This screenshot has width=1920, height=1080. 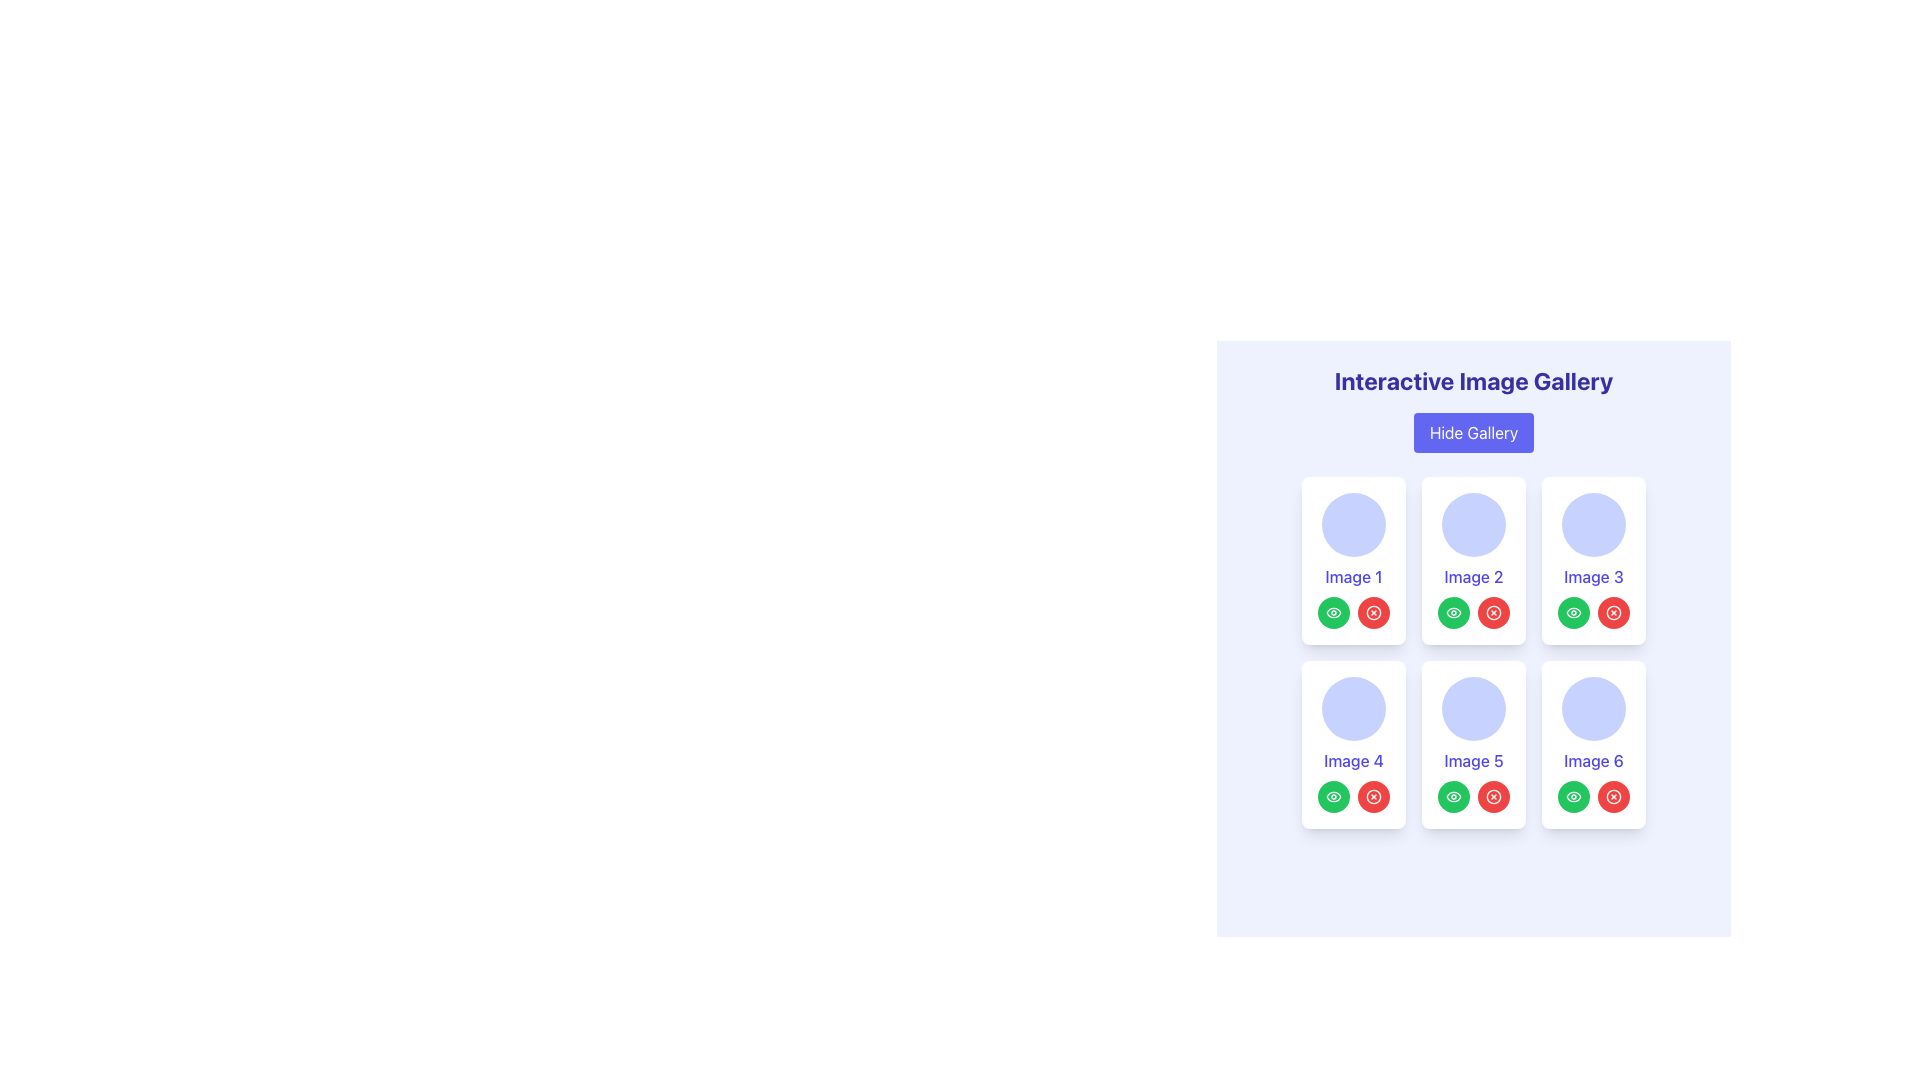 I want to click on the delete button associated with 'Image 1' located within the card in the first row and first column, so click(x=1372, y=612).